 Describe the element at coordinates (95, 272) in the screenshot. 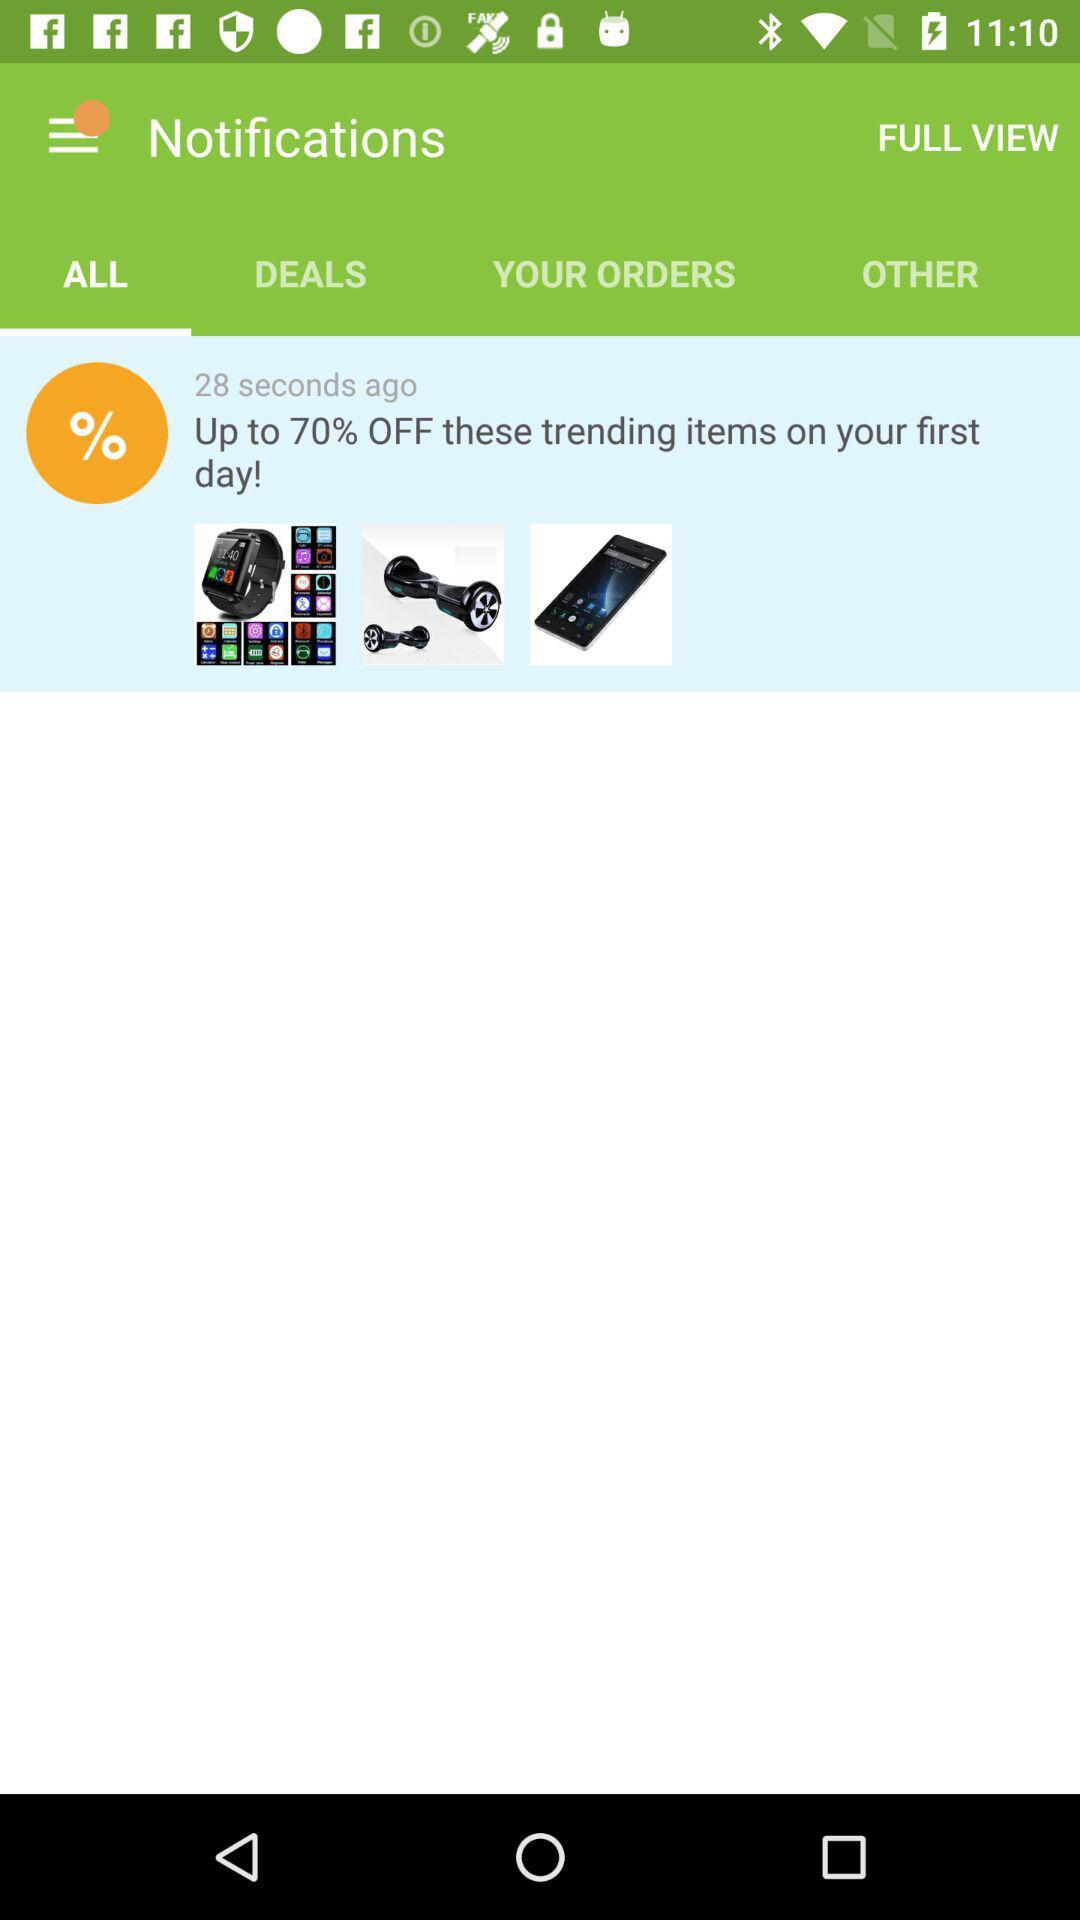

I see `the all` at that location.